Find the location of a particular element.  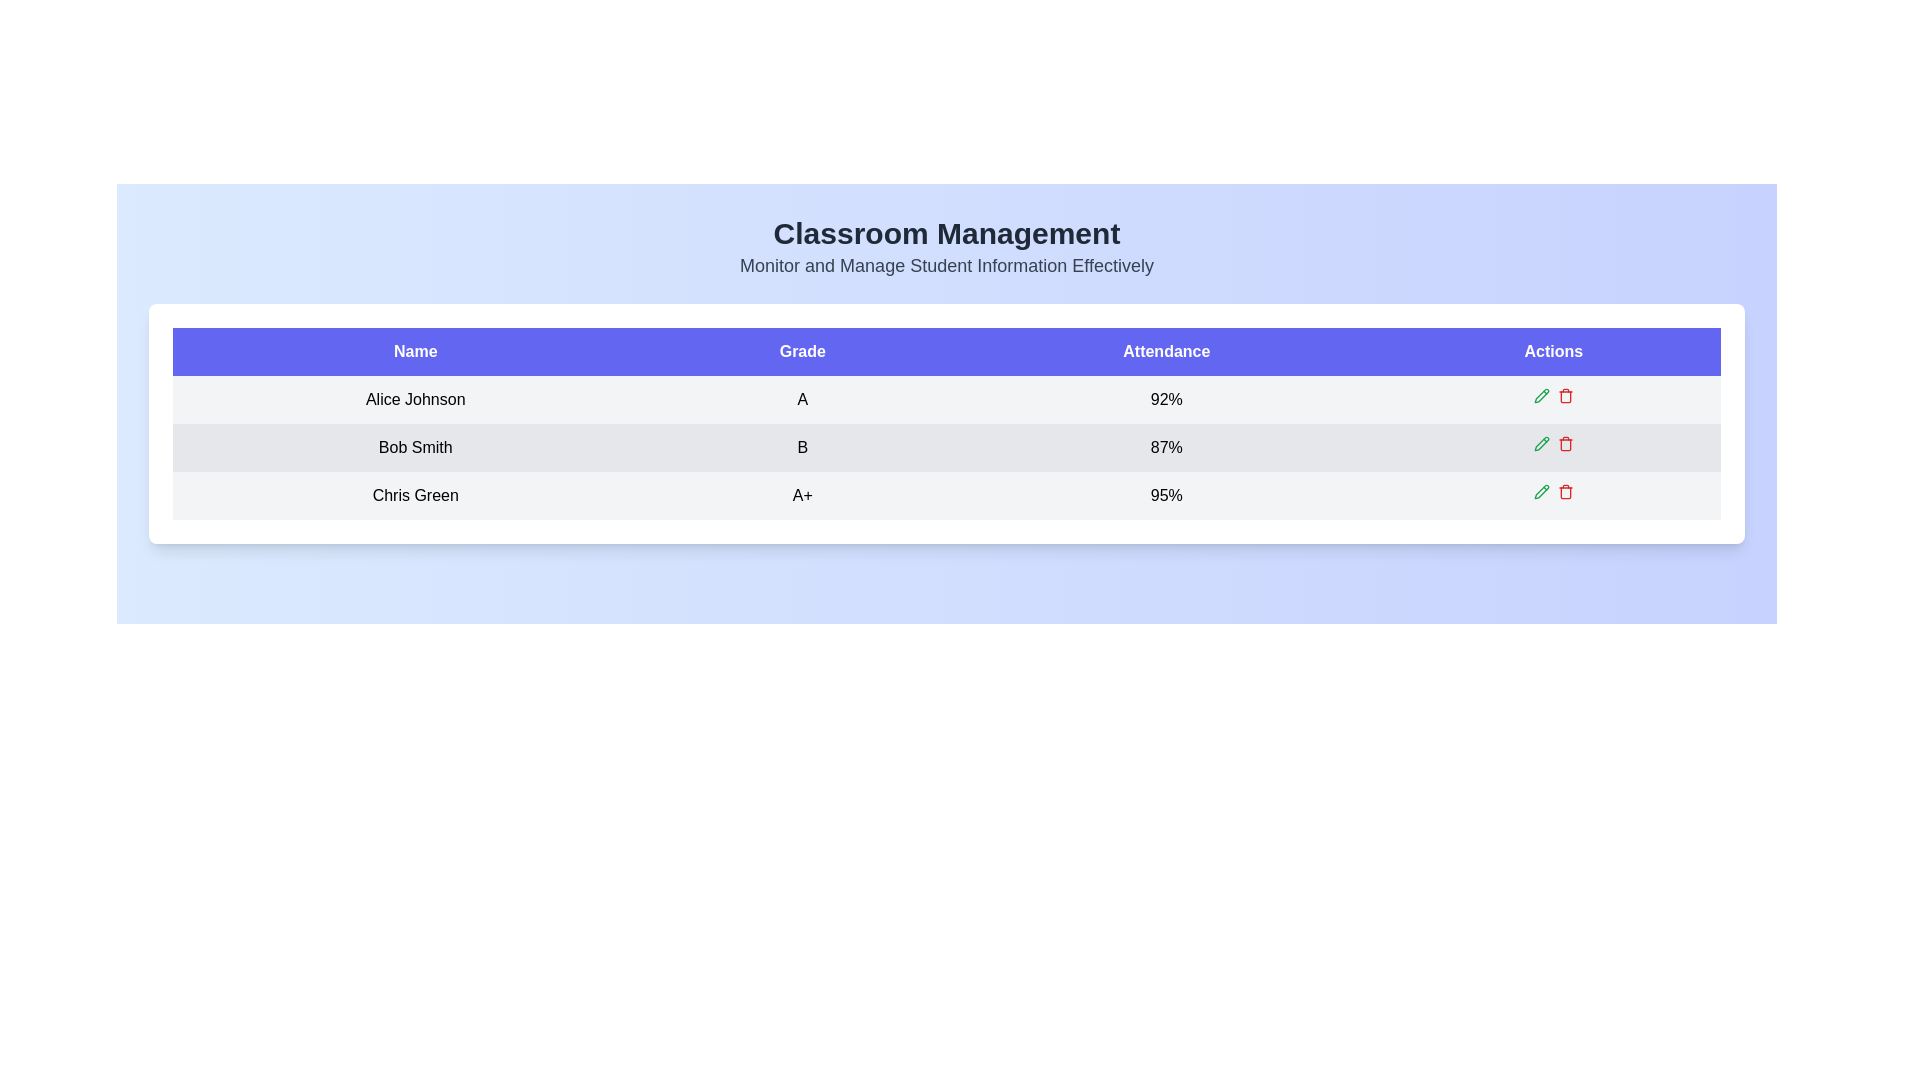

the text label 'Classroom Management' which is a bold, large text block in dark grey on a light blue background located near the top of the interface is located at coordinates (945, 233).